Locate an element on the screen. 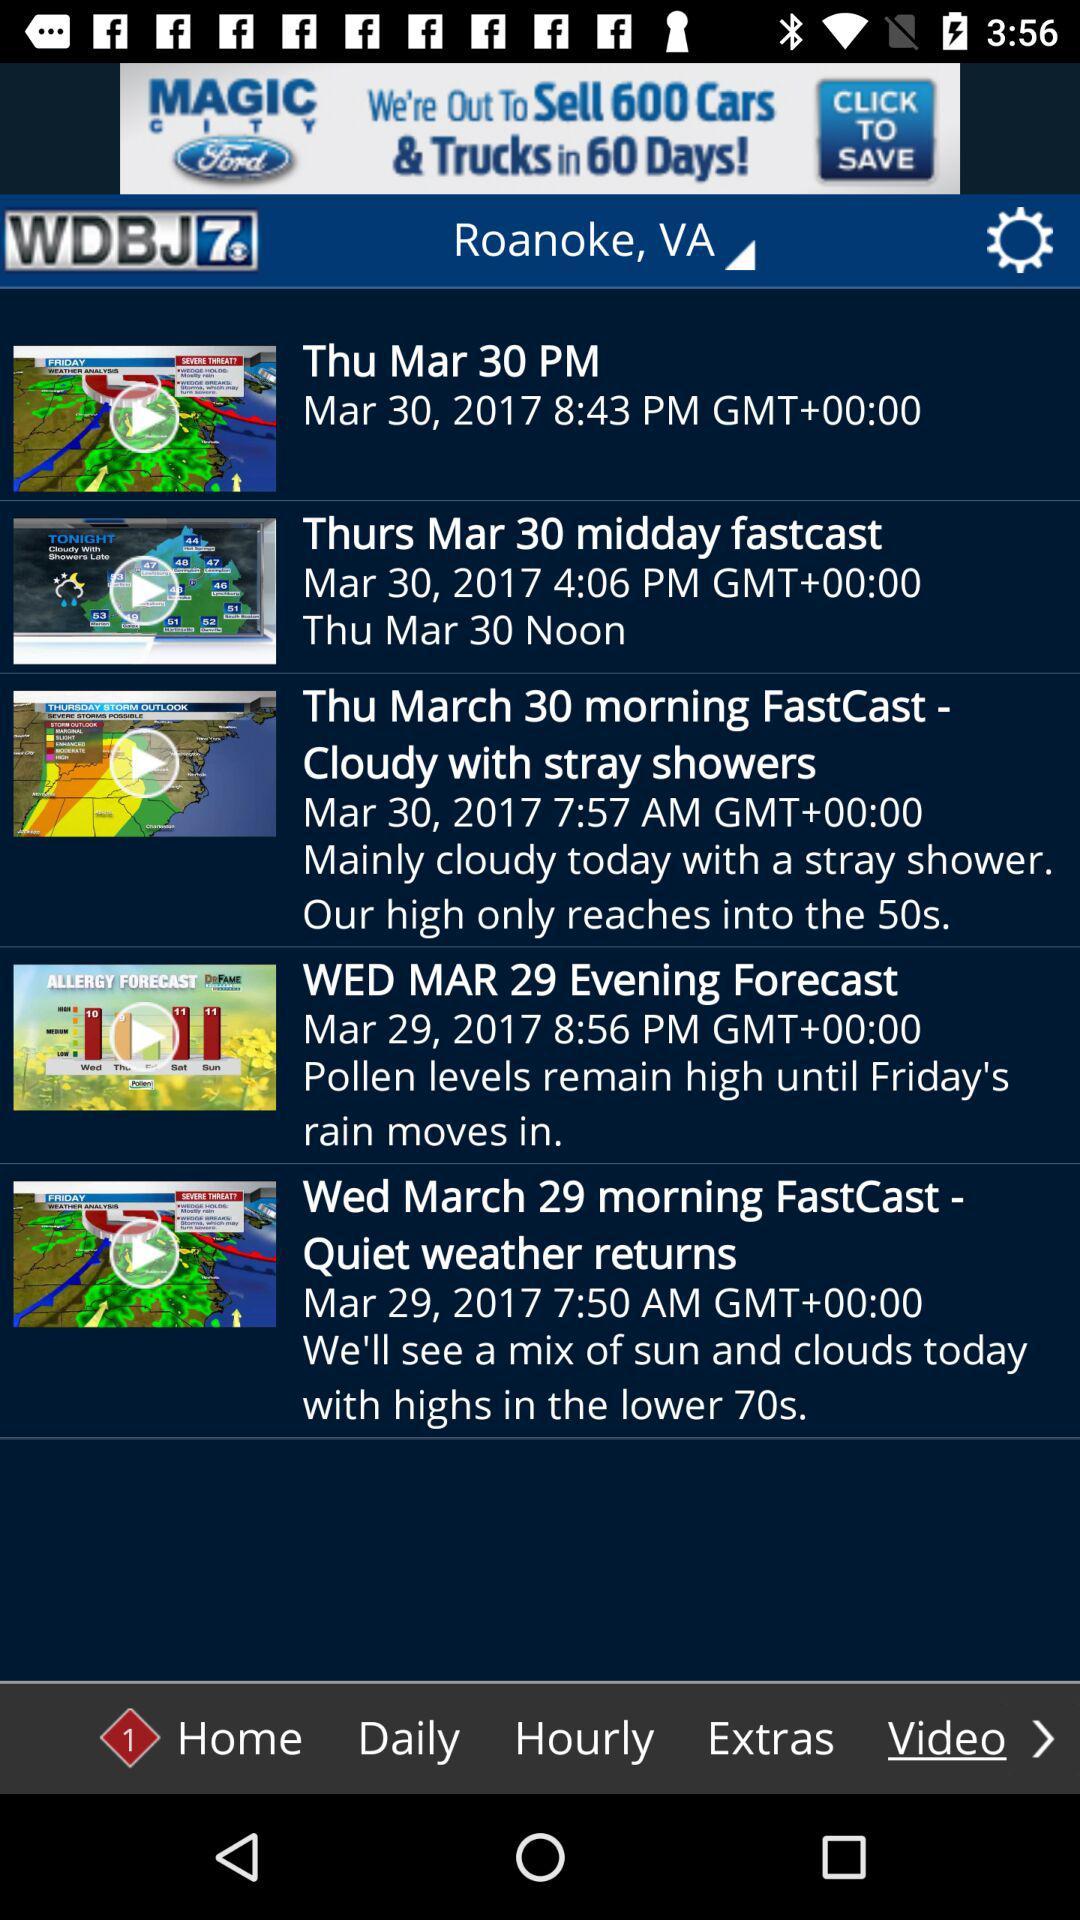 The image size is (1080, 1920). the arrow_forward icon is located at coordinates (1042, 1737).